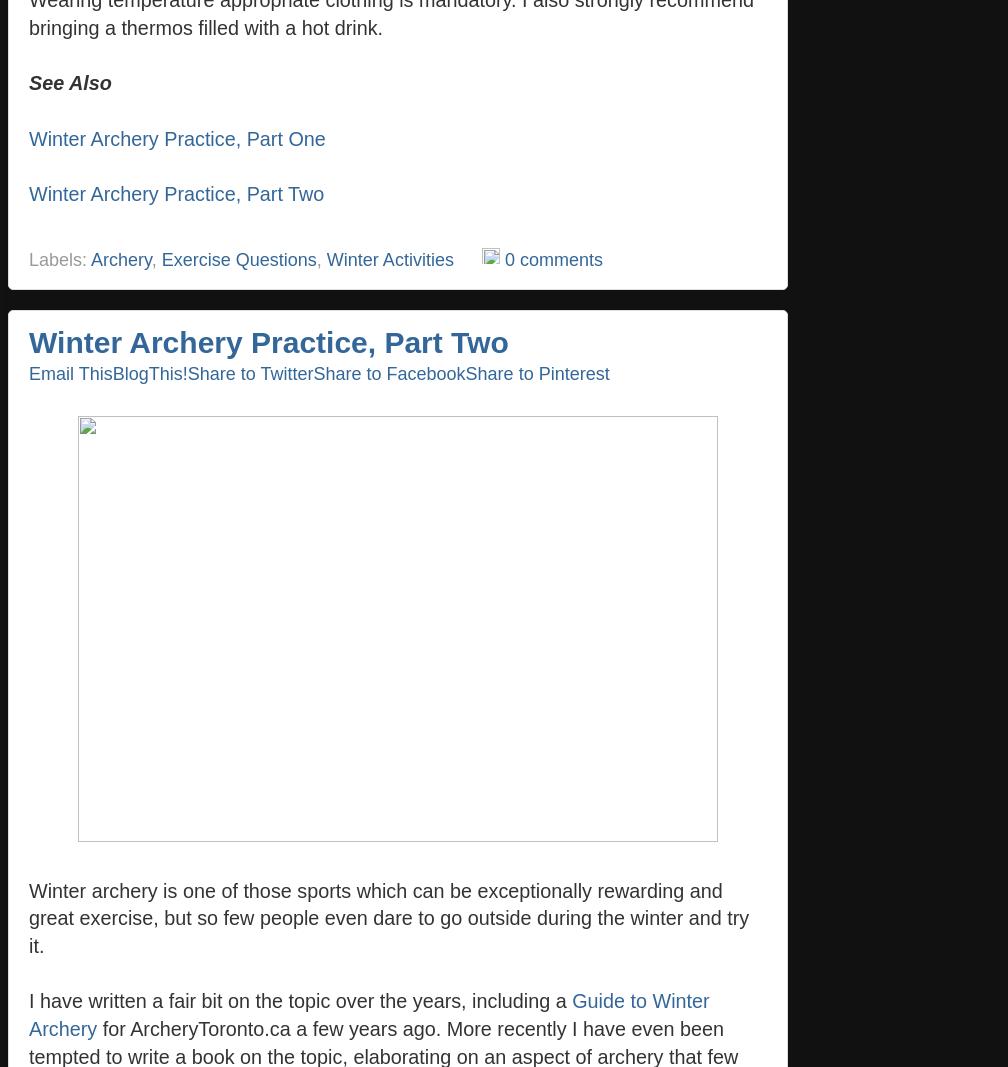 This screenshot has width=1008, height=1067. I want to click on 'Email This', so click(70, 372).